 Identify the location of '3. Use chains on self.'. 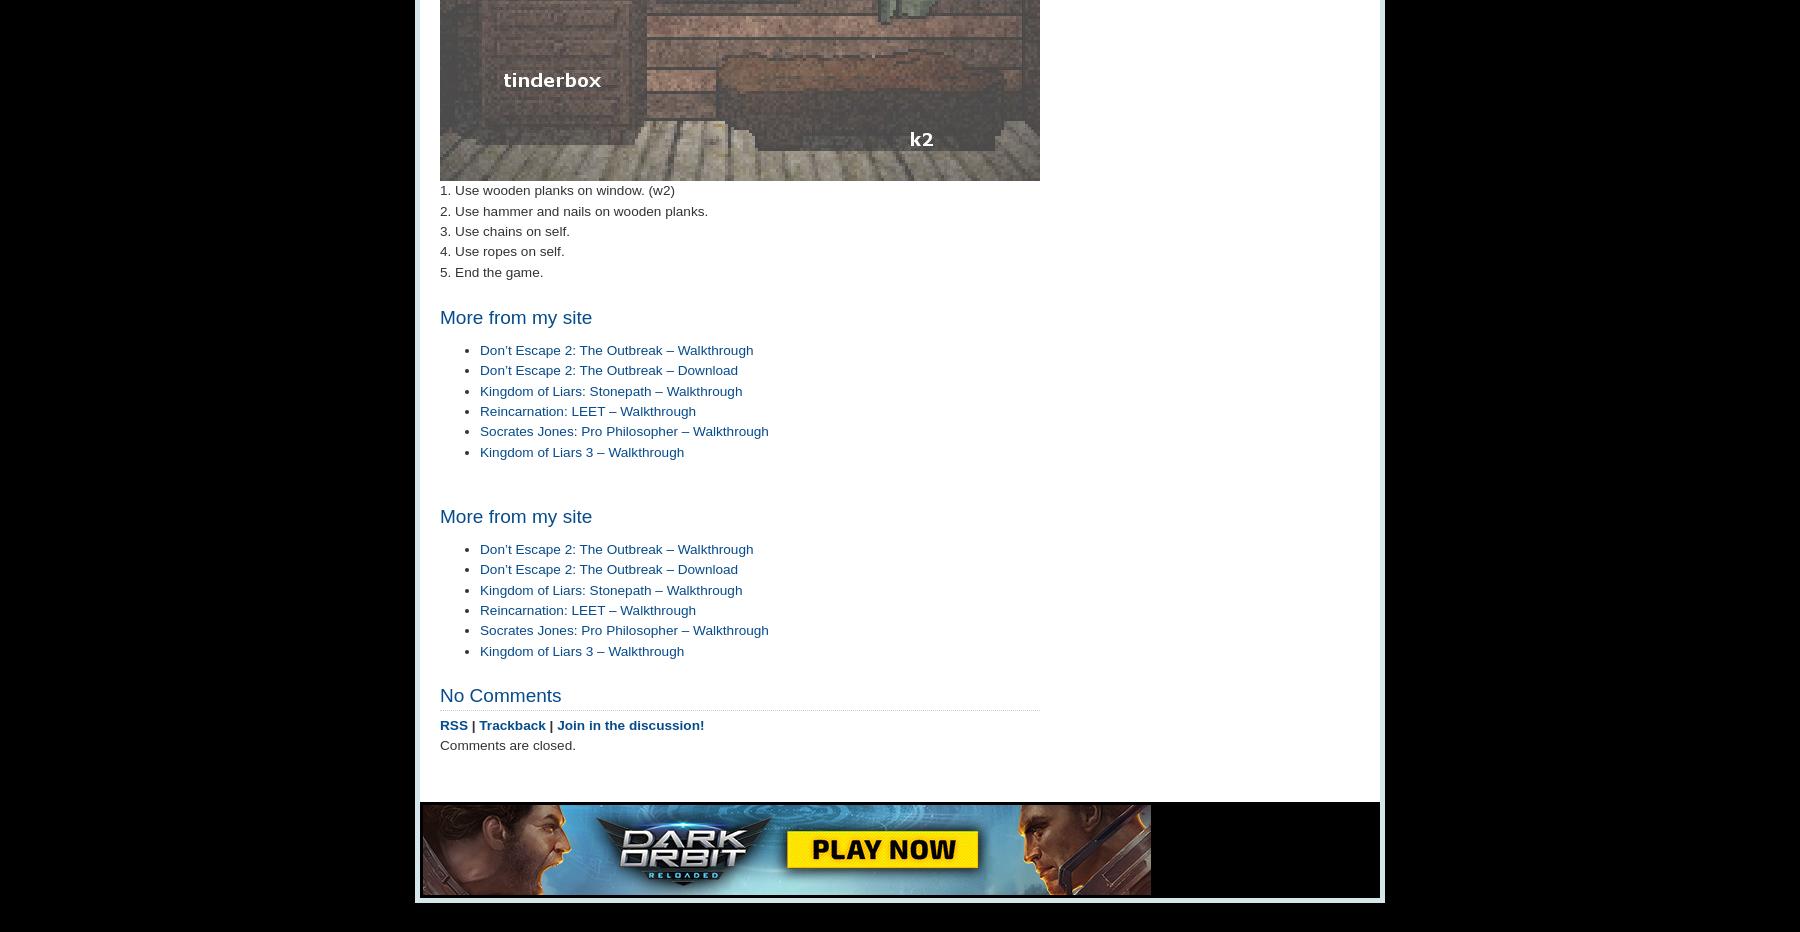
(503, 231).